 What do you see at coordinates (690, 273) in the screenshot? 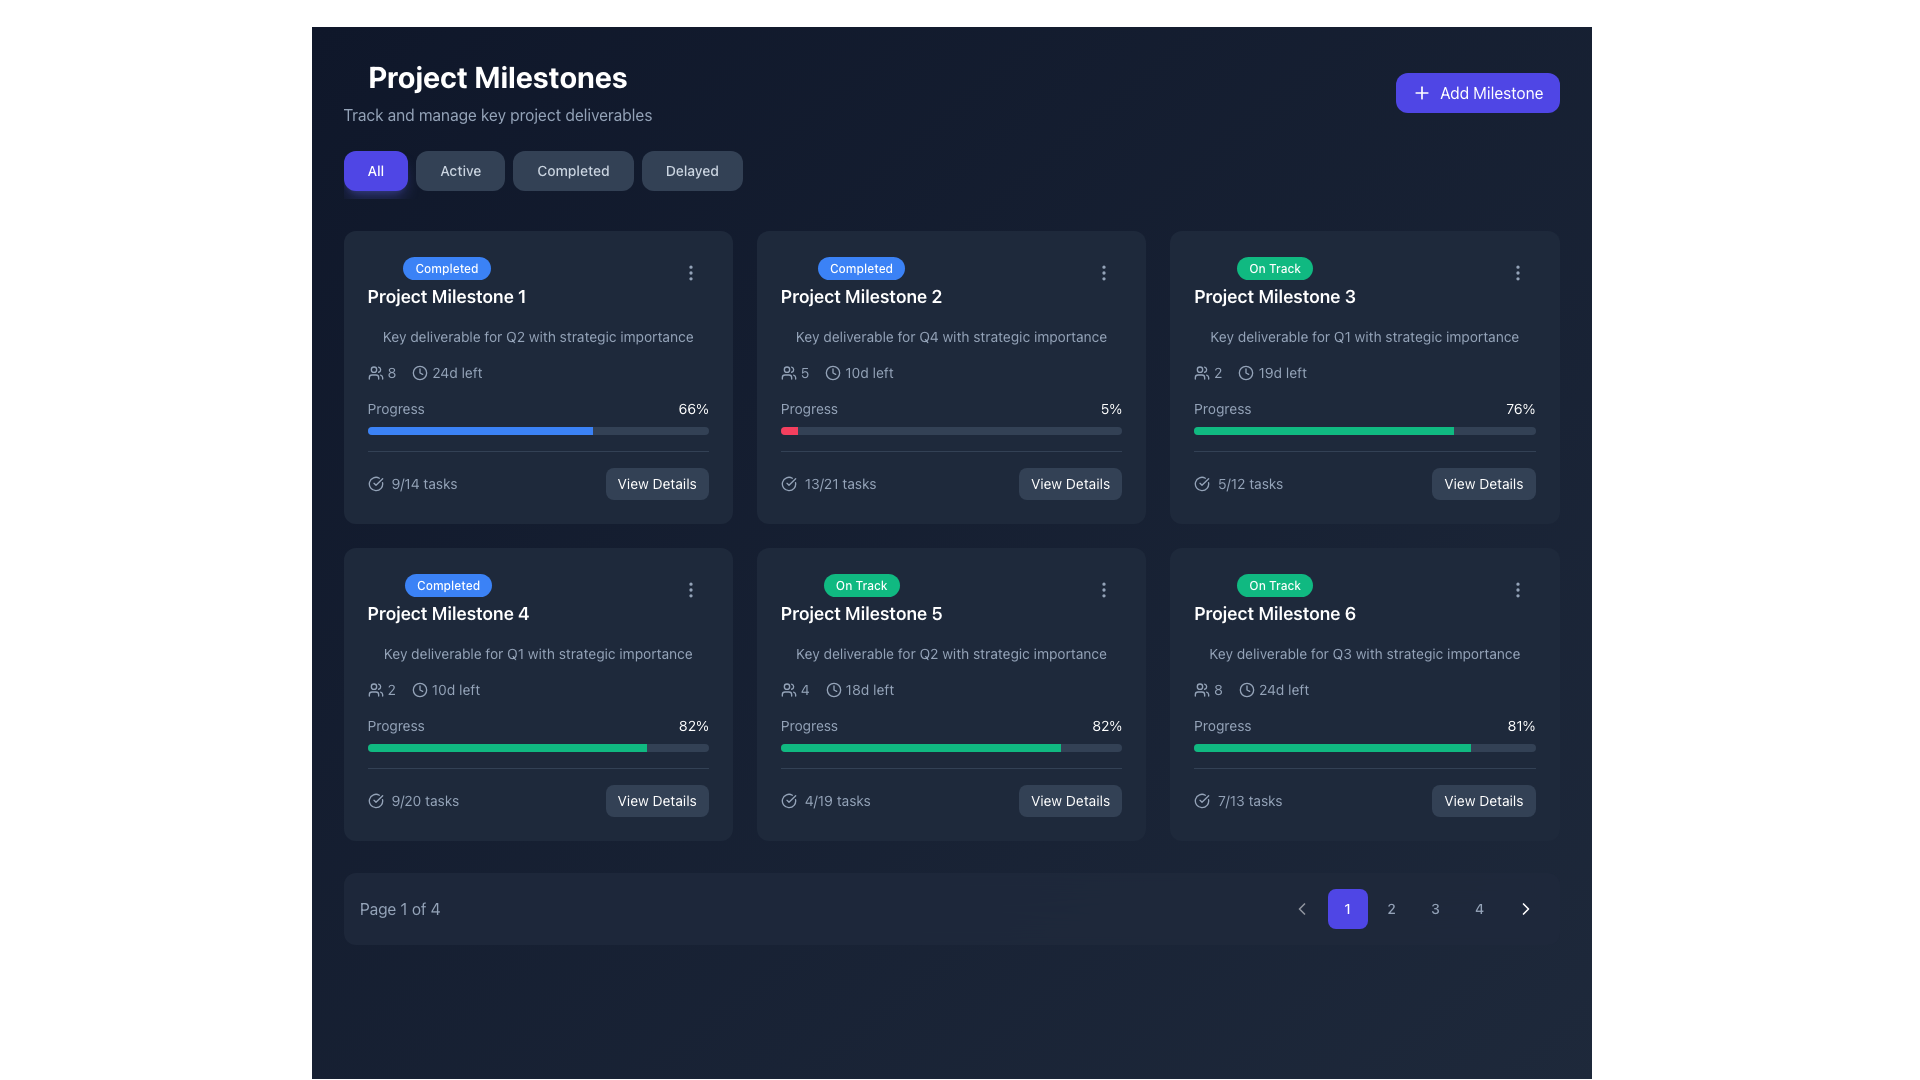
I see `the vertical ellipsis icon button located at the top-right corner of the 'Project Milestone 1' card` at bounding box center [690, 273].